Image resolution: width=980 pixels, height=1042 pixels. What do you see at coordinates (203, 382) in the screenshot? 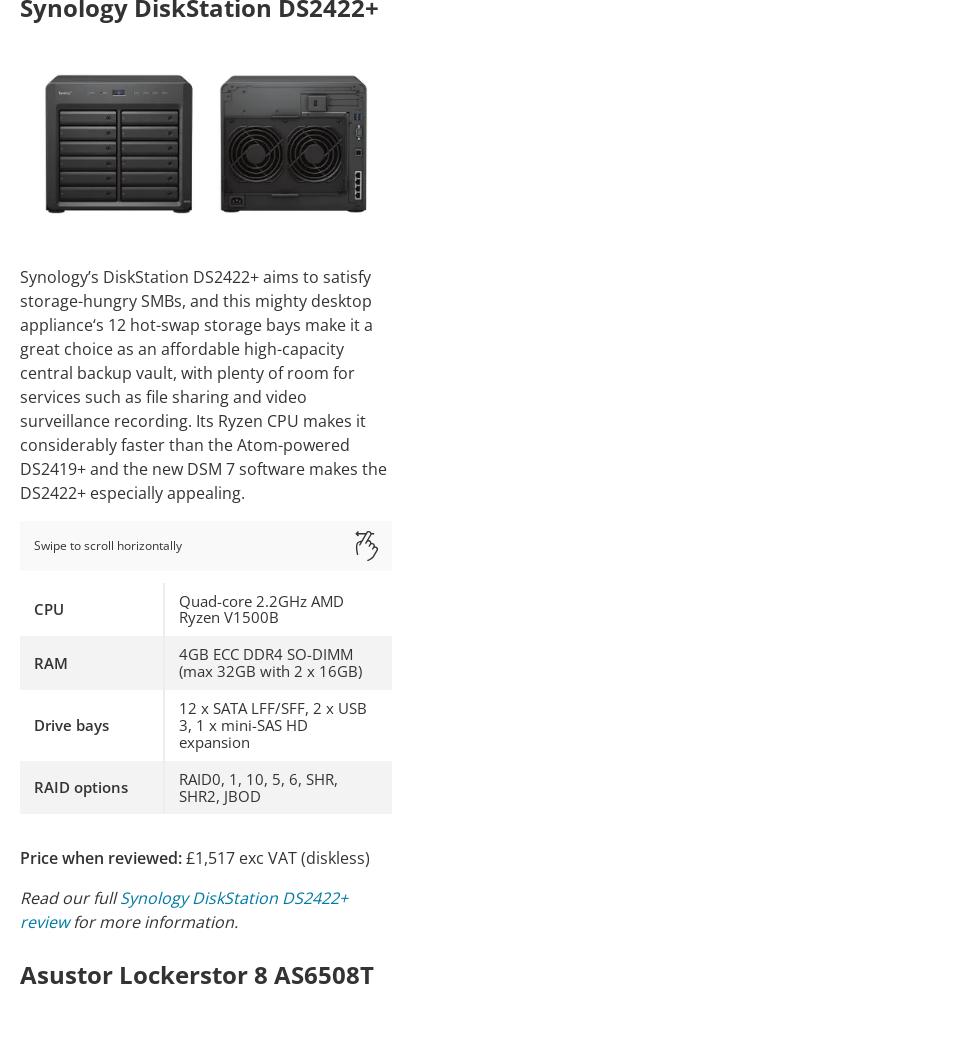
I see `'Synology’s DiskStation DS2422+ aims to satisfy storage-hungry SMBs, and this mighty desktop appliance‘s 12 hot-swap storage bays make it a great choice as an affordable high-capacity central backup vault, with plenty of room for services such as file sharing and video surveillance recording. Its Ryzen CPU makes it considerably faster than the Atom-powered DS2419+ and the new DSM 7 software makes the DS2422+ especially appealing.'` at bounding box center [203, 382].